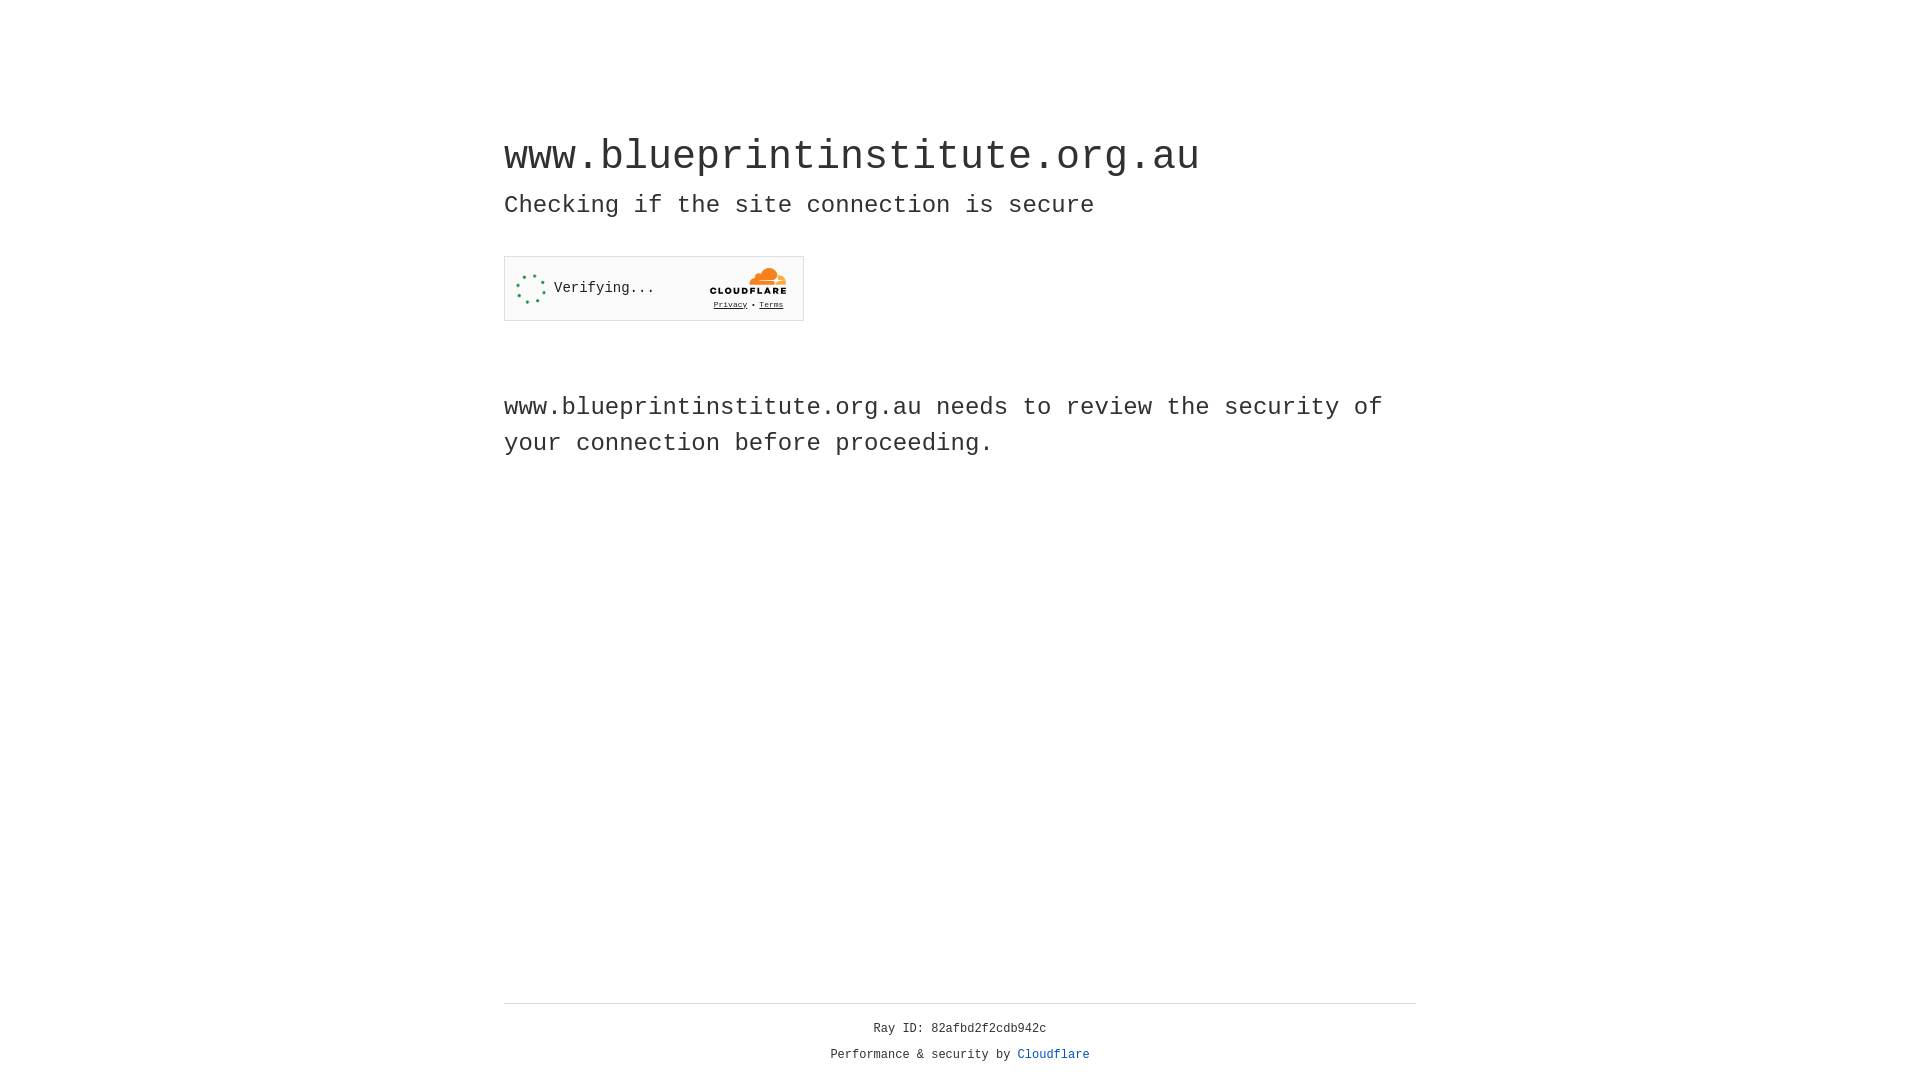 The image size is (1920, 1080). What do you see at coordinates (1053, 1054) in the screenshot?
I see `'Cloudflare'` at bounding box center [1053, 1054].